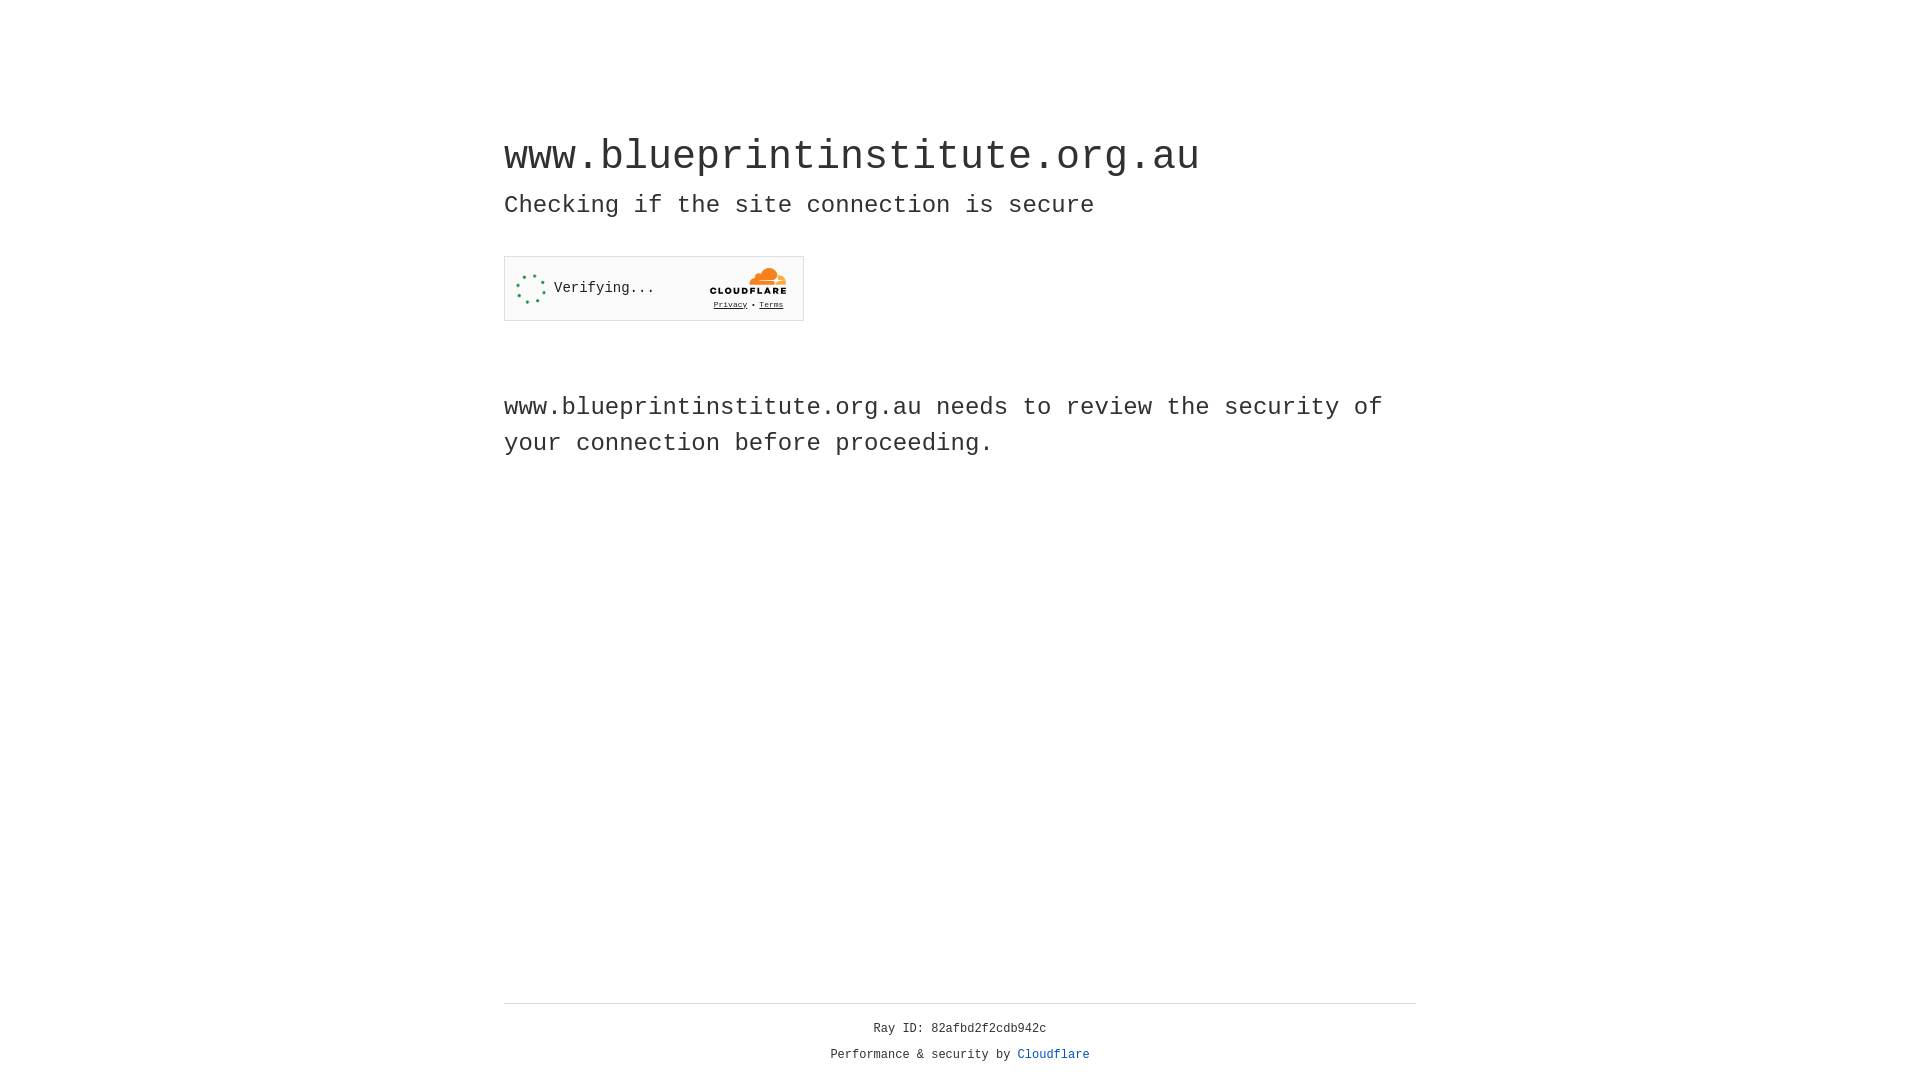 The image size is (1920, 1080). What do you see at coordinates (1053, 1054) in the screenshot?
I see `'Cloudflare'` at bounding box center [1053, 1054].